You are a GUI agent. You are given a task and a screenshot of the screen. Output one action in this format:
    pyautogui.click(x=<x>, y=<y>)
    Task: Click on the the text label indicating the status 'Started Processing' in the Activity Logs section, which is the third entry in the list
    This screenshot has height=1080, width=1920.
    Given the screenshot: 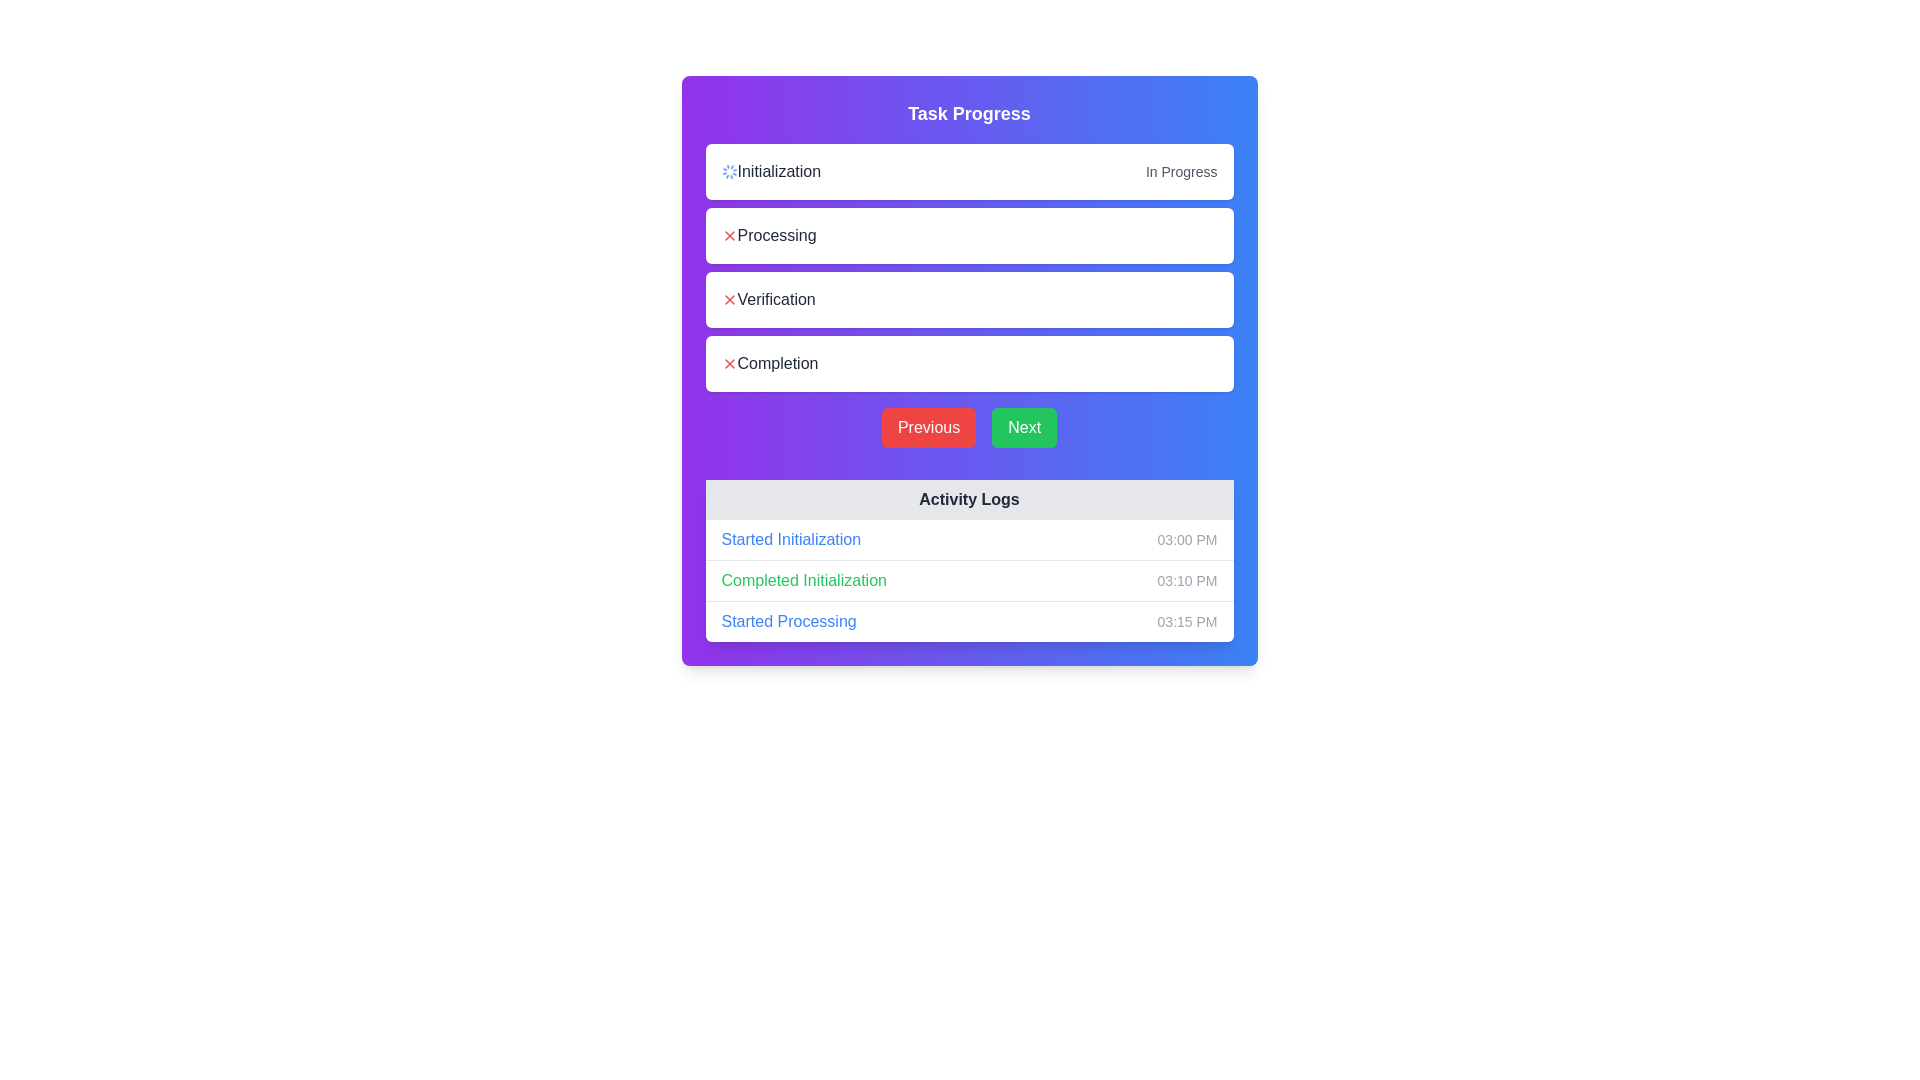 What is the action you would take?
    pyautogui.click(x=788, y=620)
    